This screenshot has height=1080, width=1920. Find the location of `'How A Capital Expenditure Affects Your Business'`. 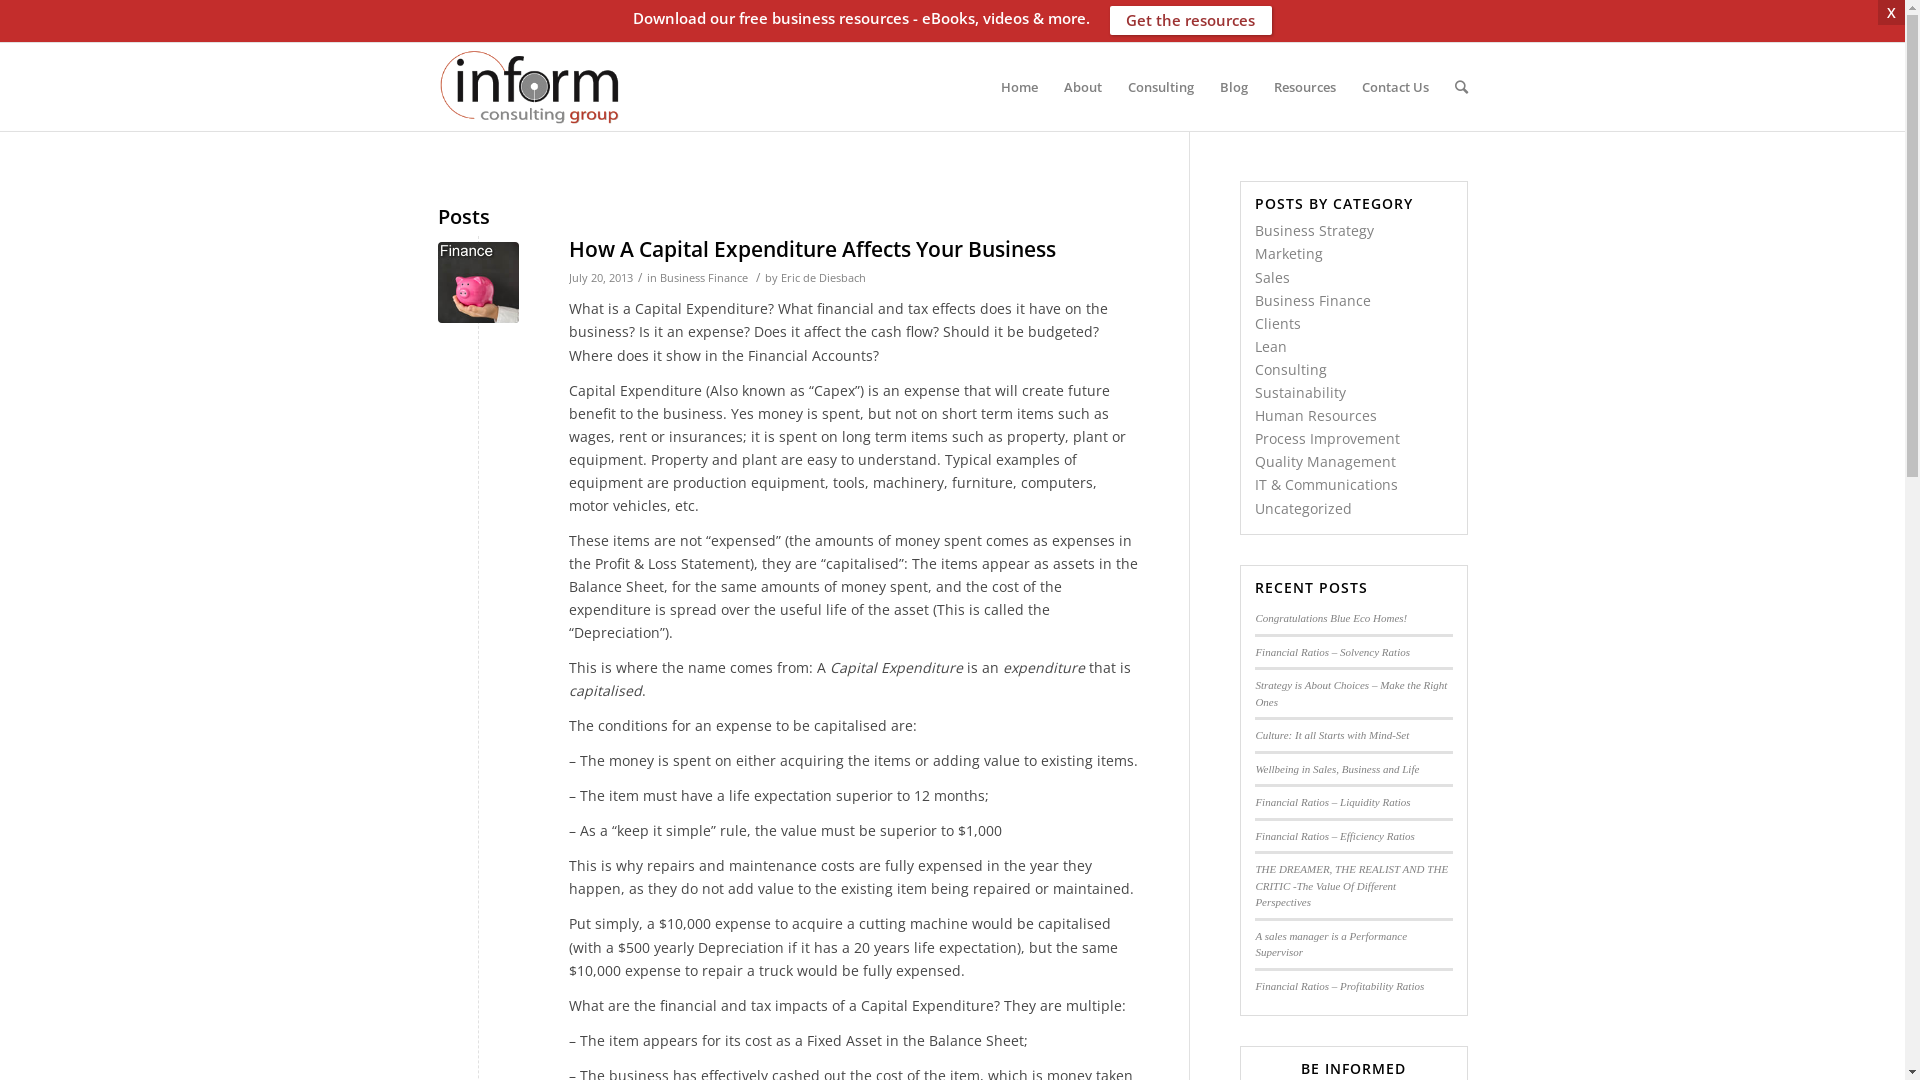

'How A Capital Expenditure Affects Your Business' is located at coordinates (811, 248).